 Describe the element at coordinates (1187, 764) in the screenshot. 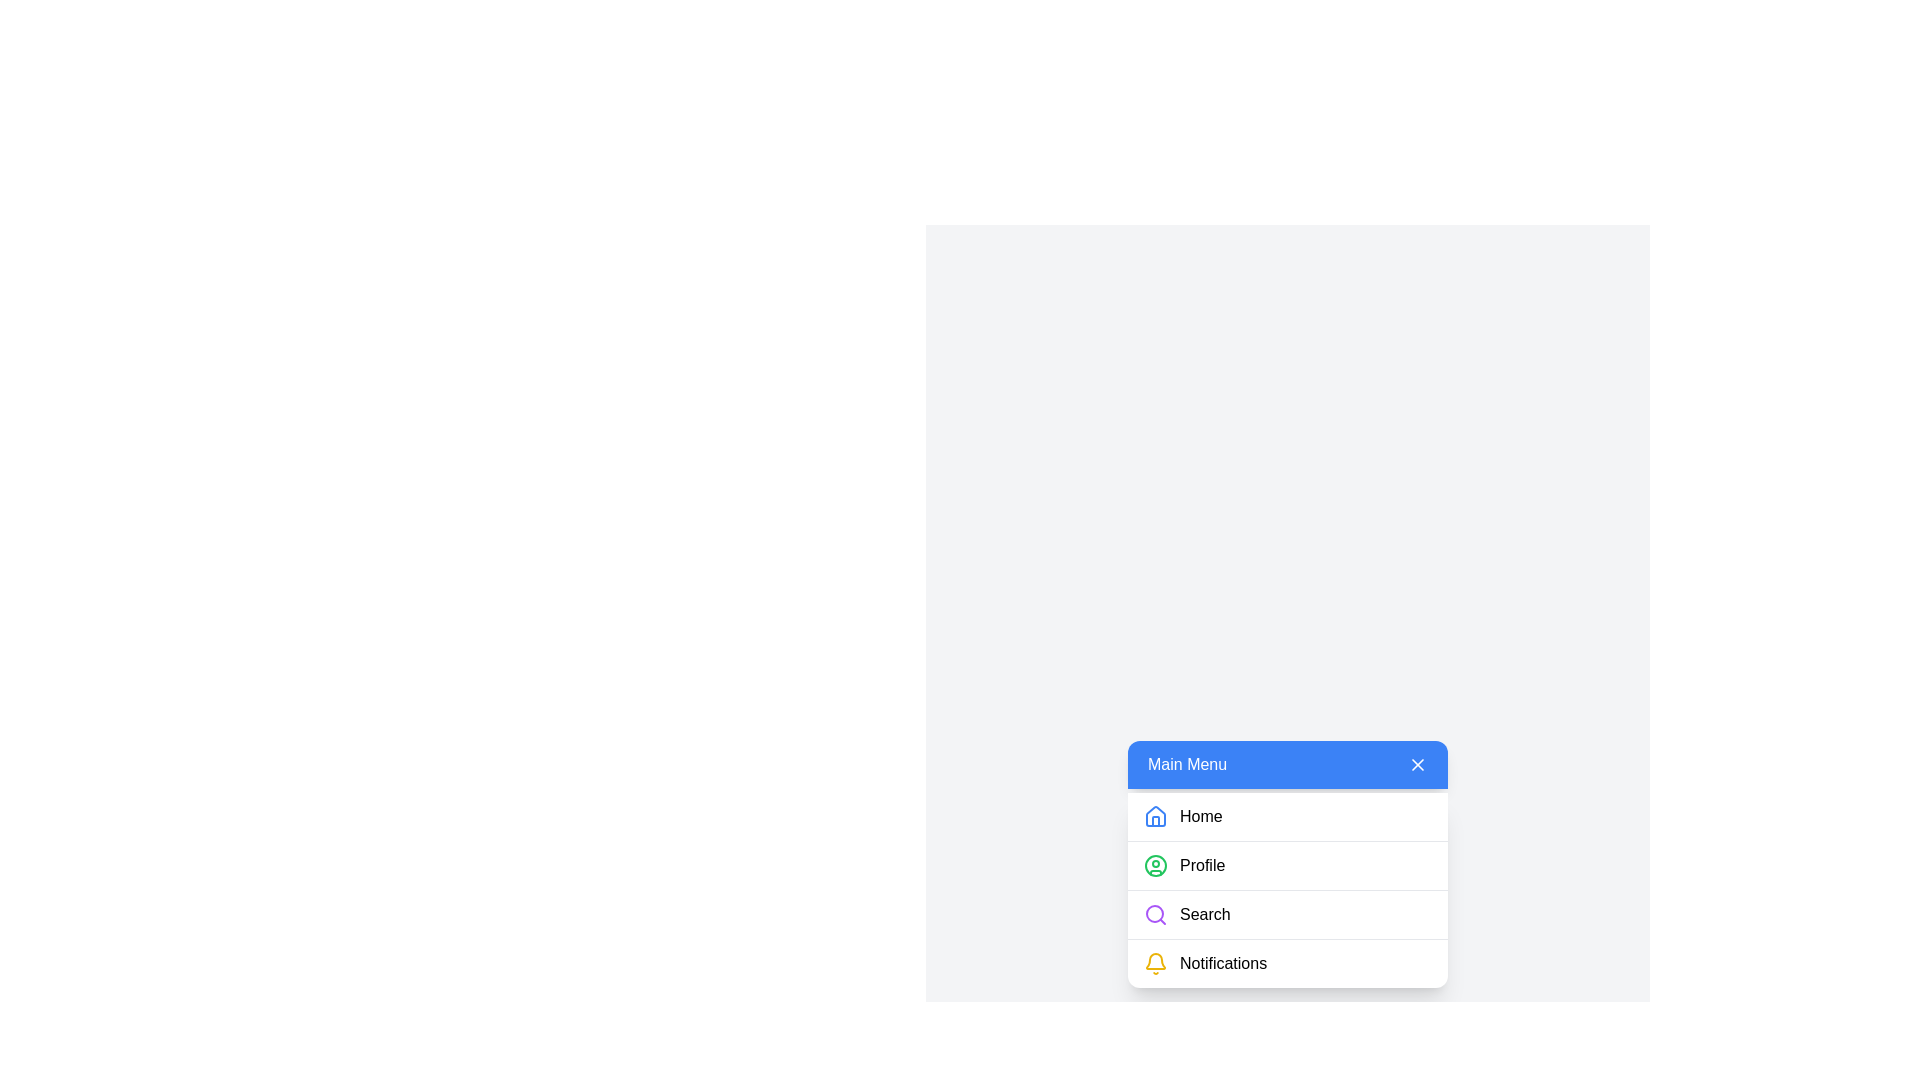

I see `the 'Main Menu' text label, which is displayed in white color at the top of the blue header bar` at that location.